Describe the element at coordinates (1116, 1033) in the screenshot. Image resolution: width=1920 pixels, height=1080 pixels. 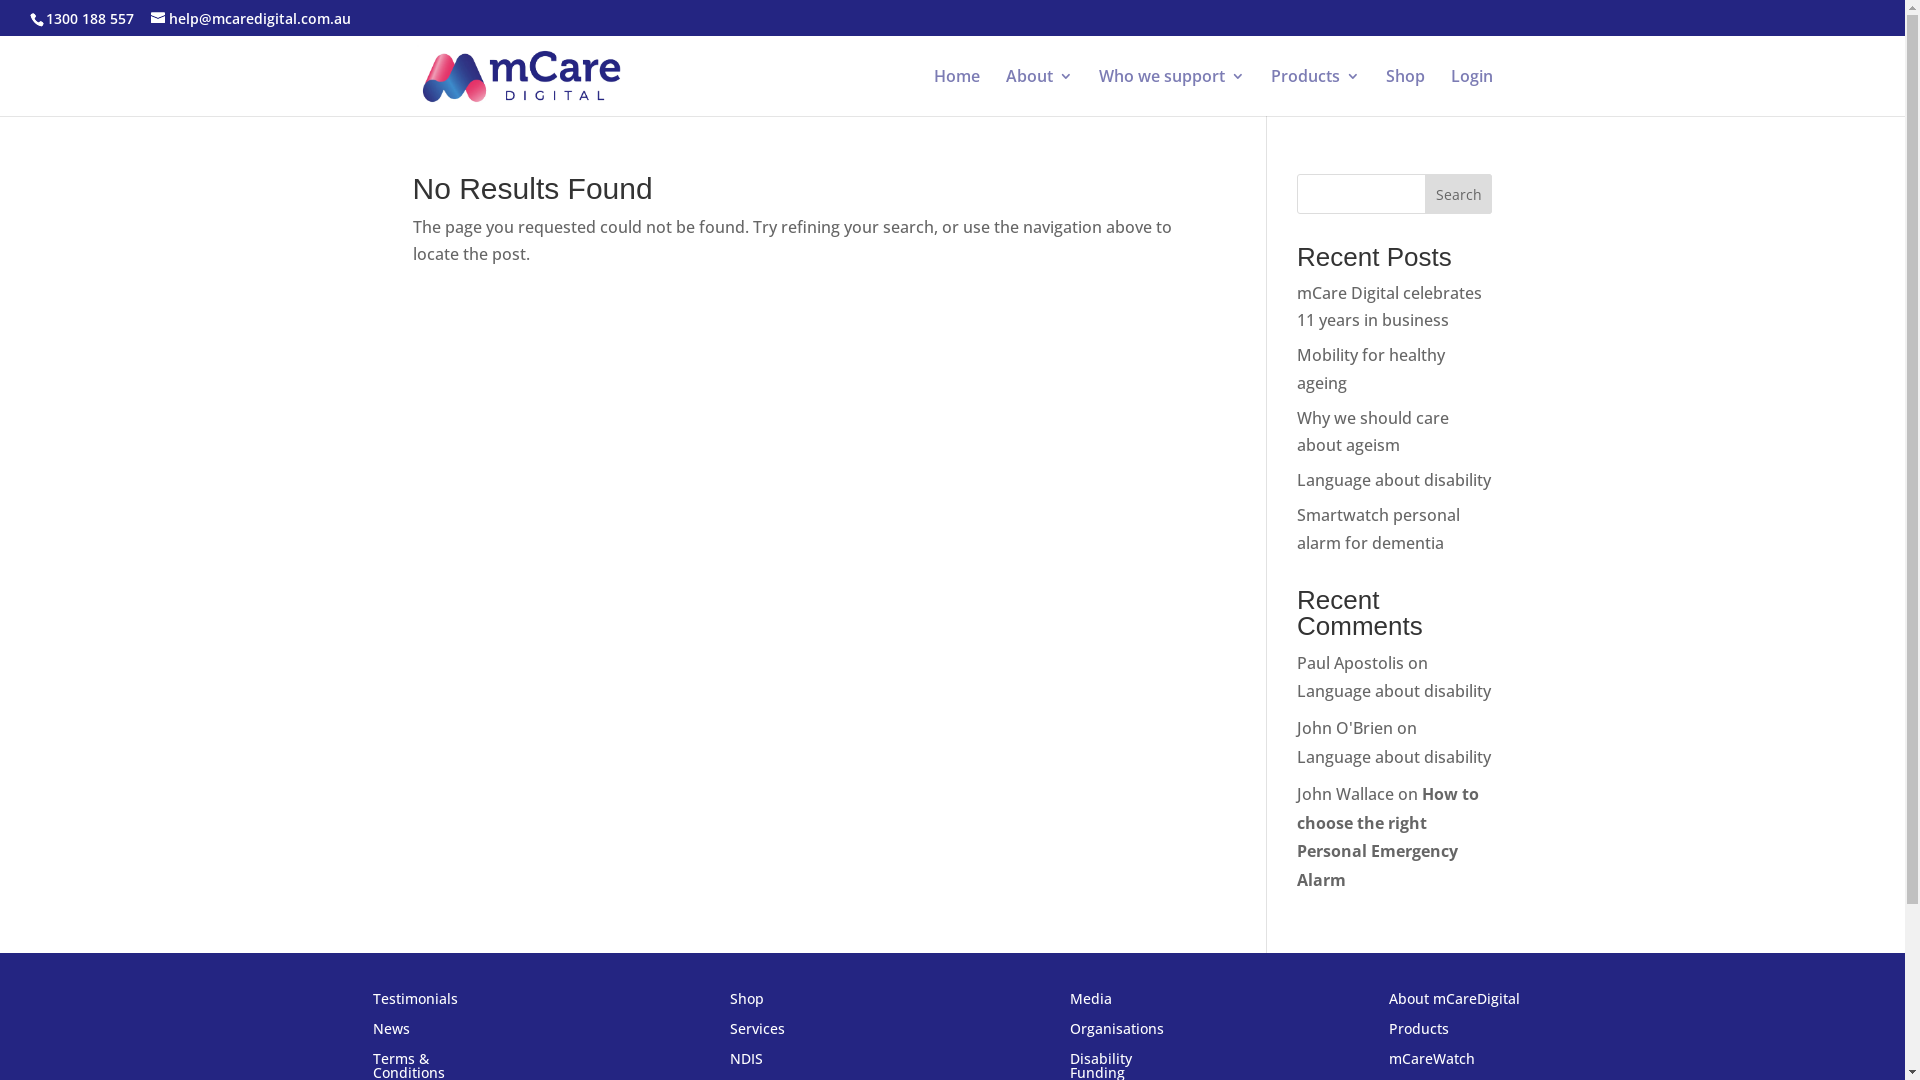
I see `'Organisations'` at that location.